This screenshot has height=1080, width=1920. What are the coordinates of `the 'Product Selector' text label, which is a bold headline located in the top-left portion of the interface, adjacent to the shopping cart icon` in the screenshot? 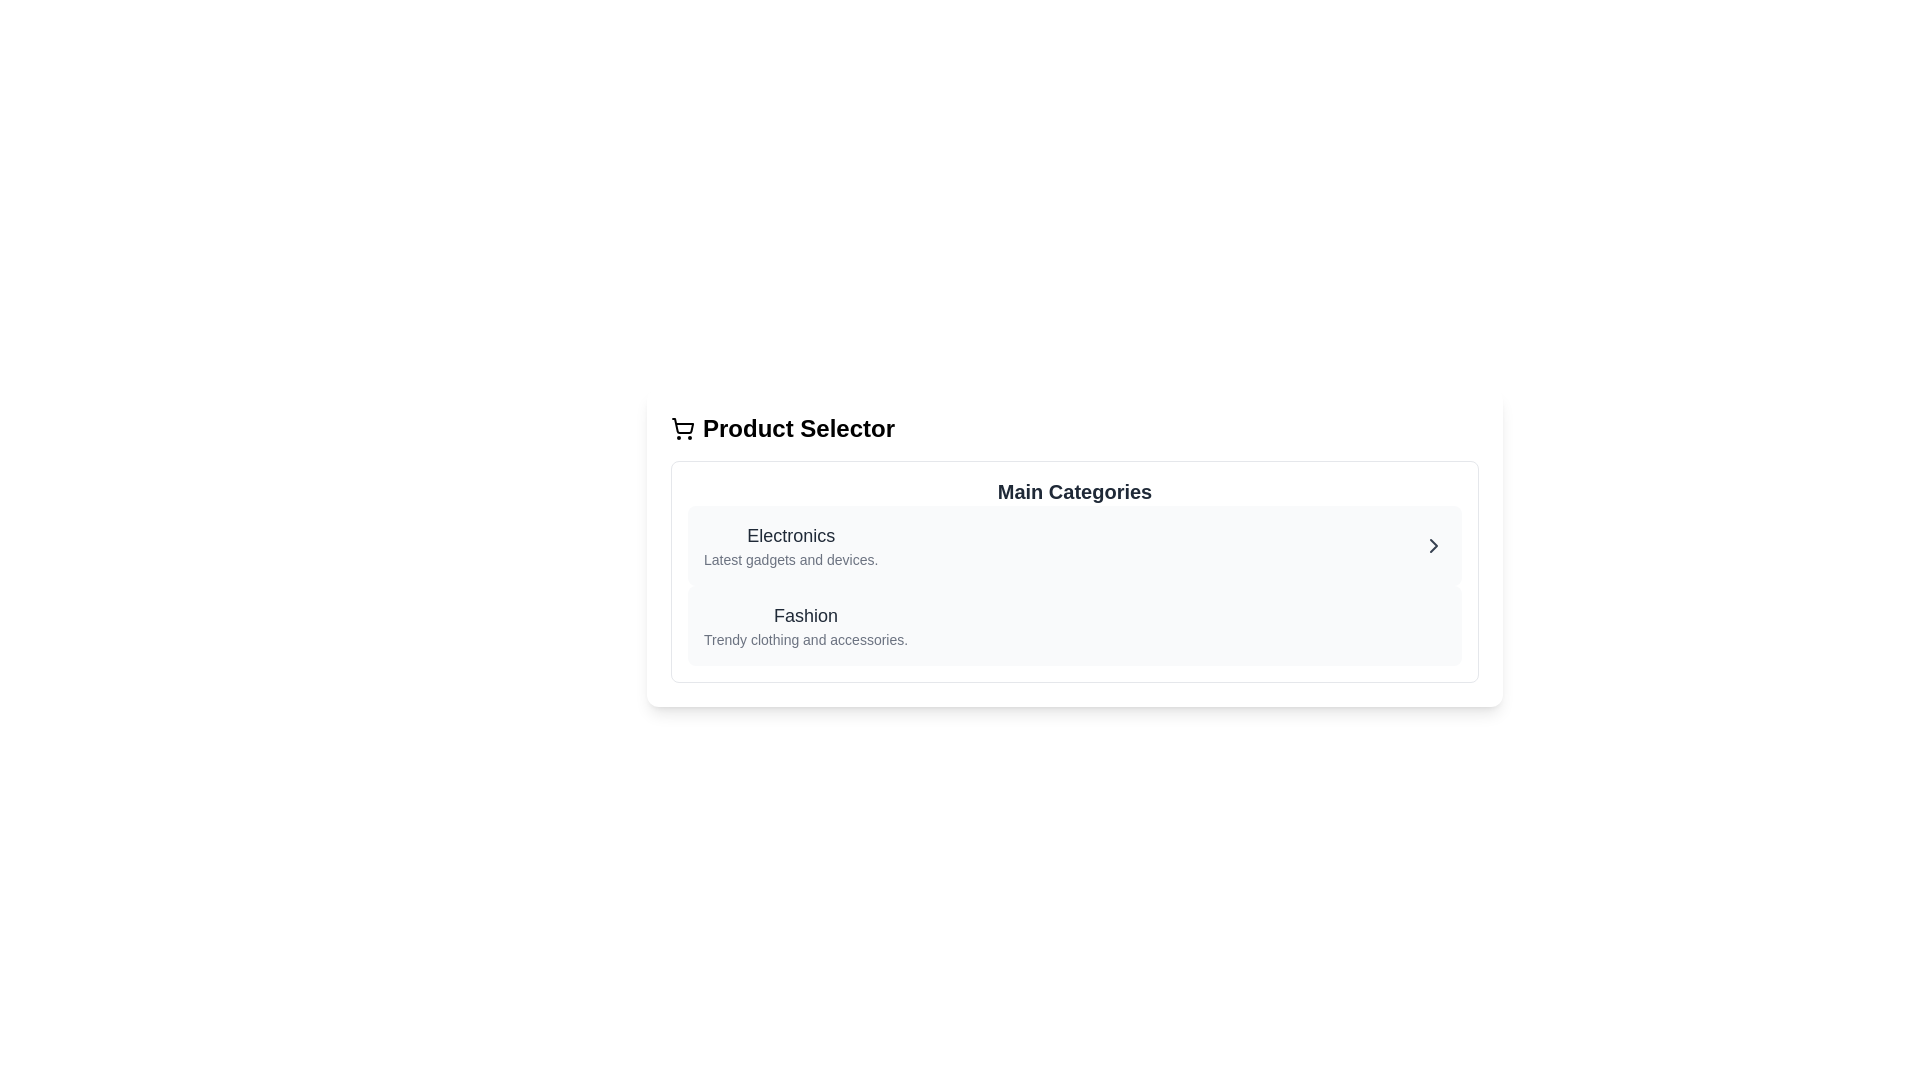 It's located at (798, 427).